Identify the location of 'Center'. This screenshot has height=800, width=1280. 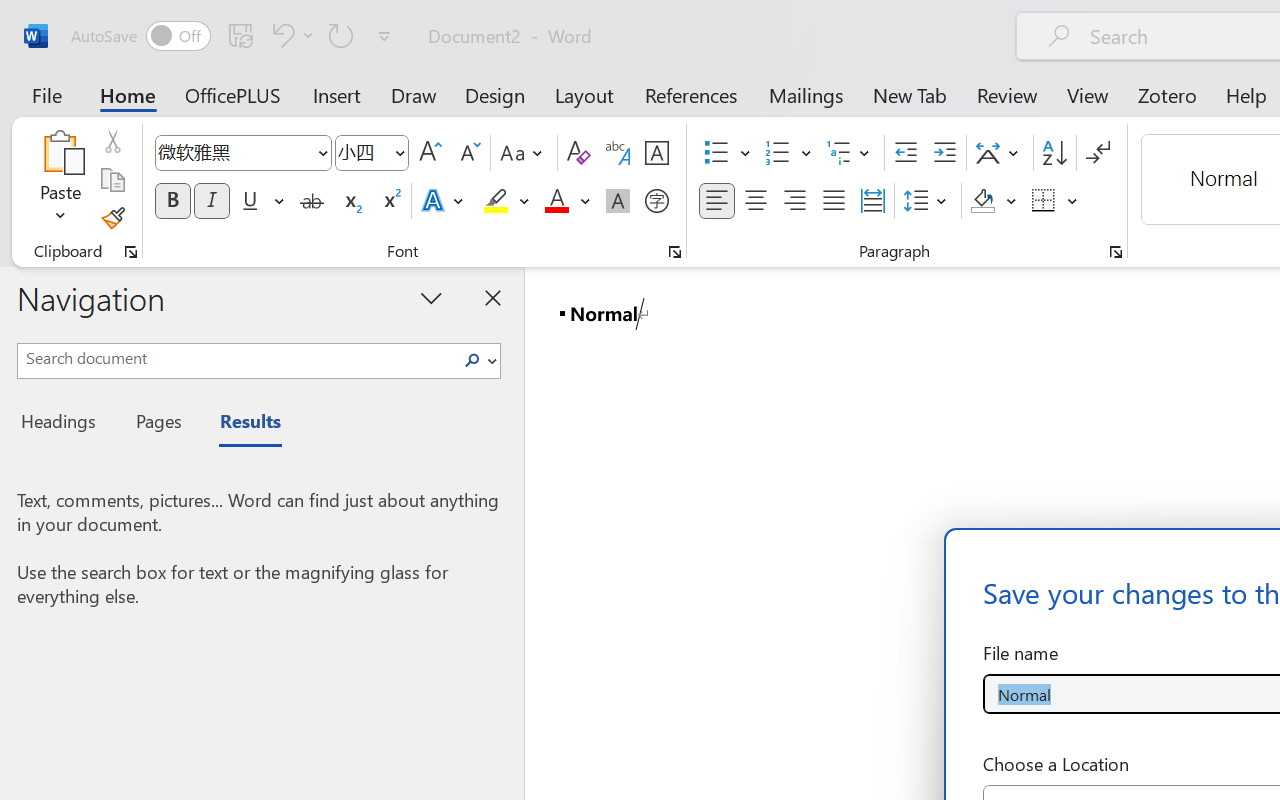
(755, 201).